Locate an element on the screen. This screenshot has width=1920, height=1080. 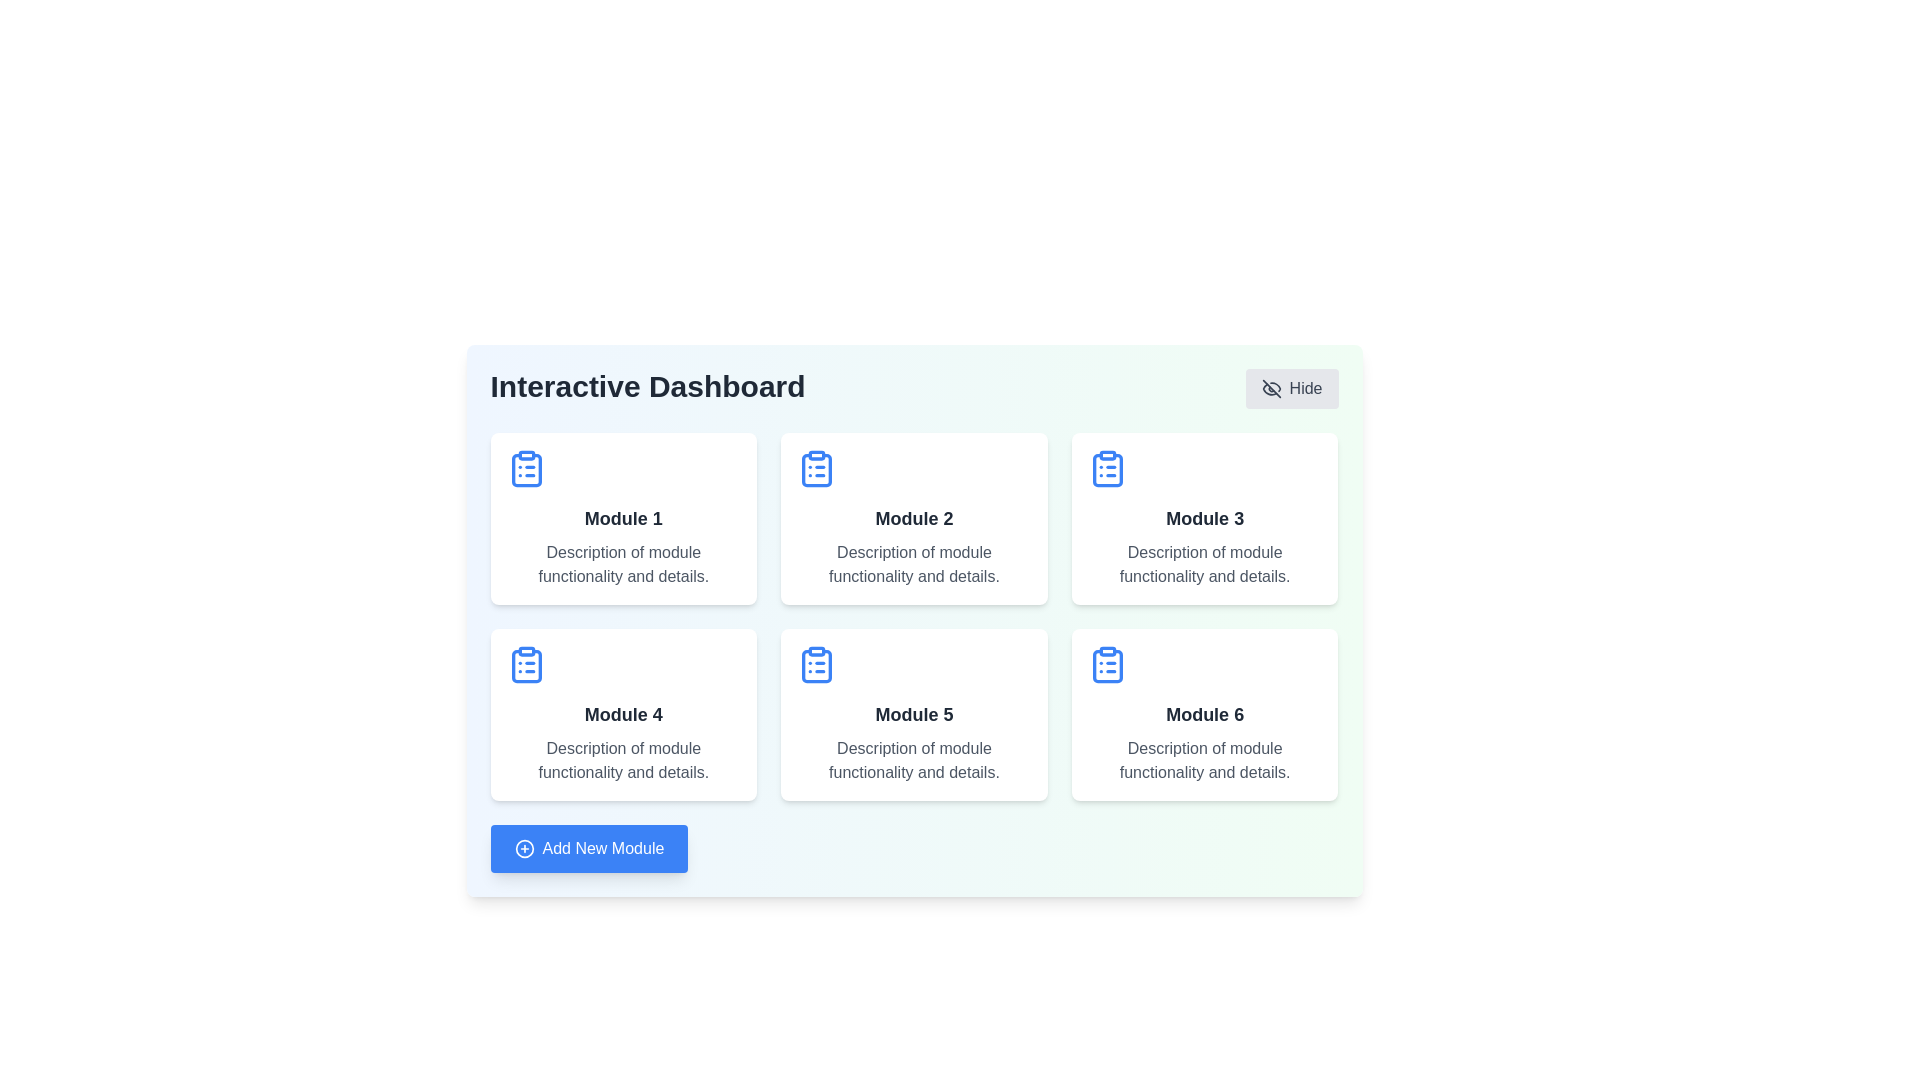
descriptive static text located in the lower part of the 'Module 4' card, which is the fourth card in the grid layout is located at coordinates (622, 760).